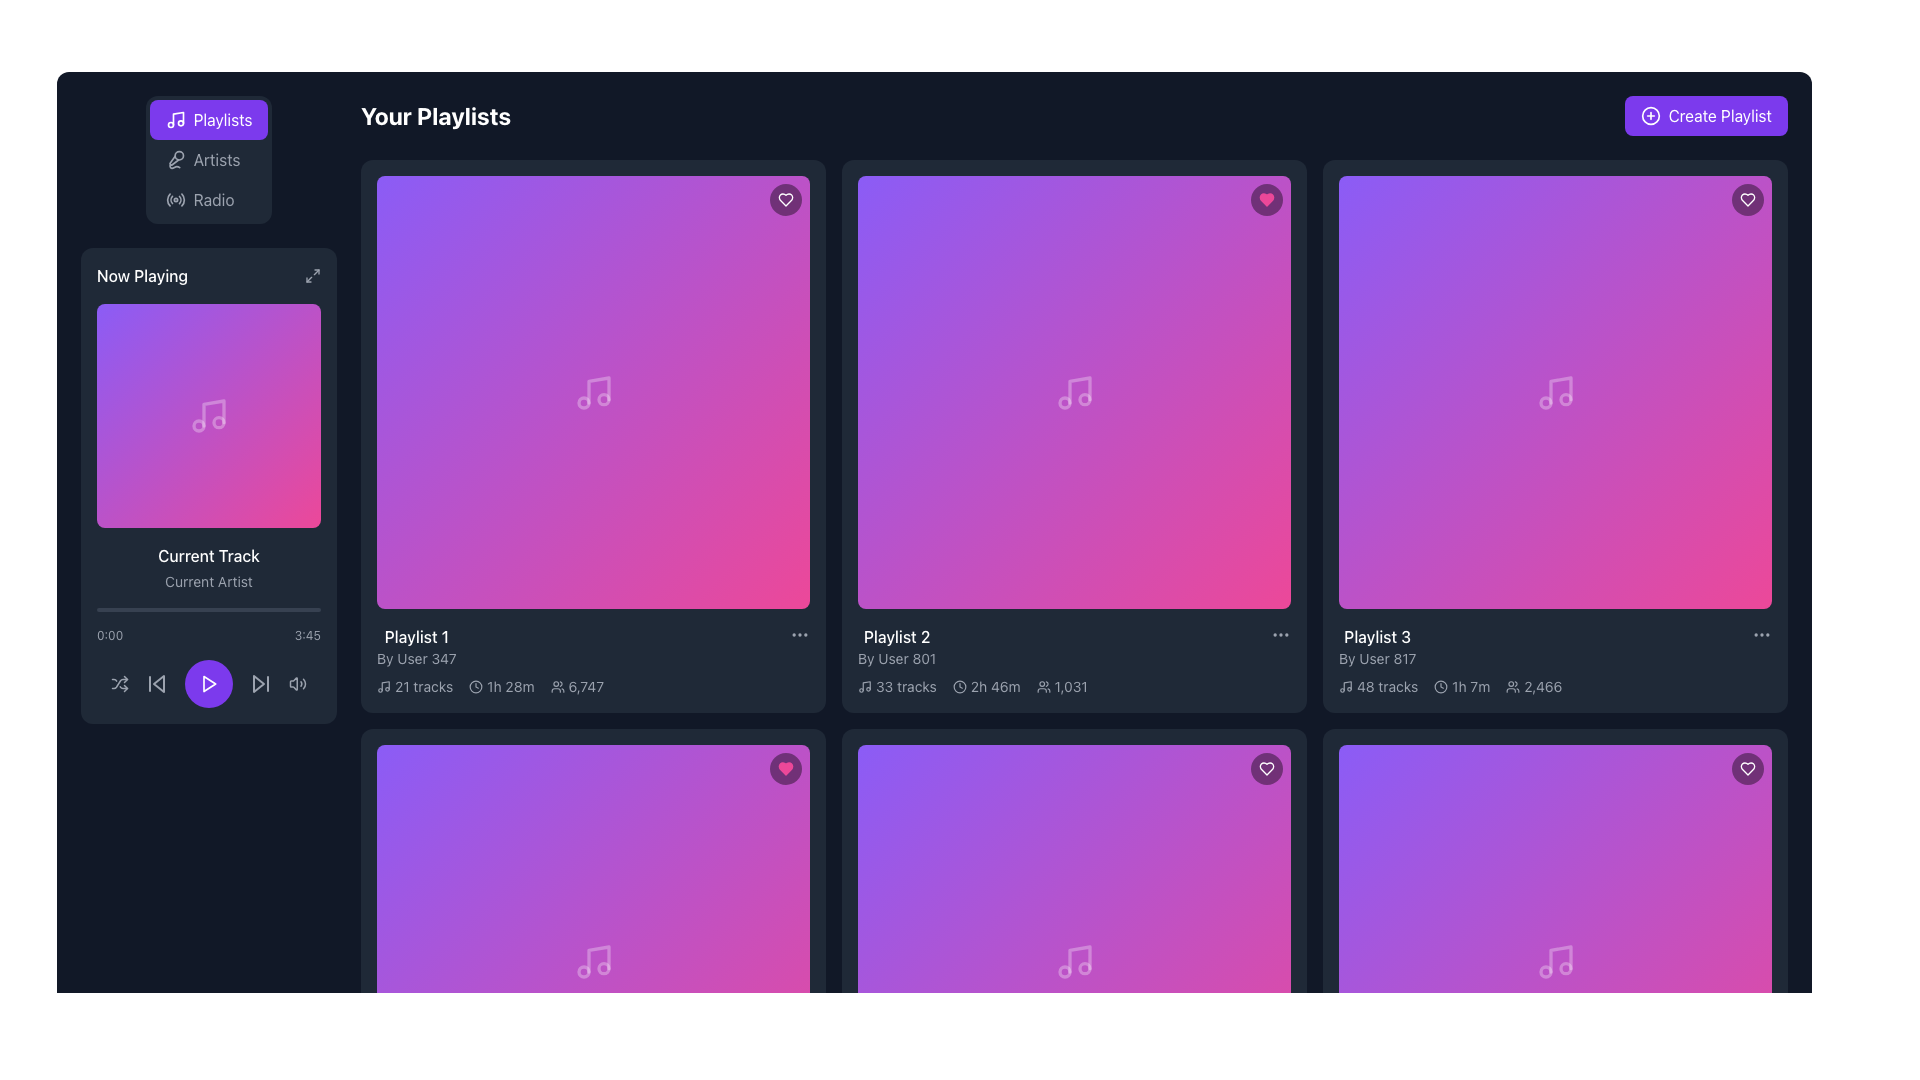 The height and width of the screenshot is (1080, 1920). I want to click on the 'favorite' or 'like' button located at the top-right corner of the playlist card, so click(1266, 767).